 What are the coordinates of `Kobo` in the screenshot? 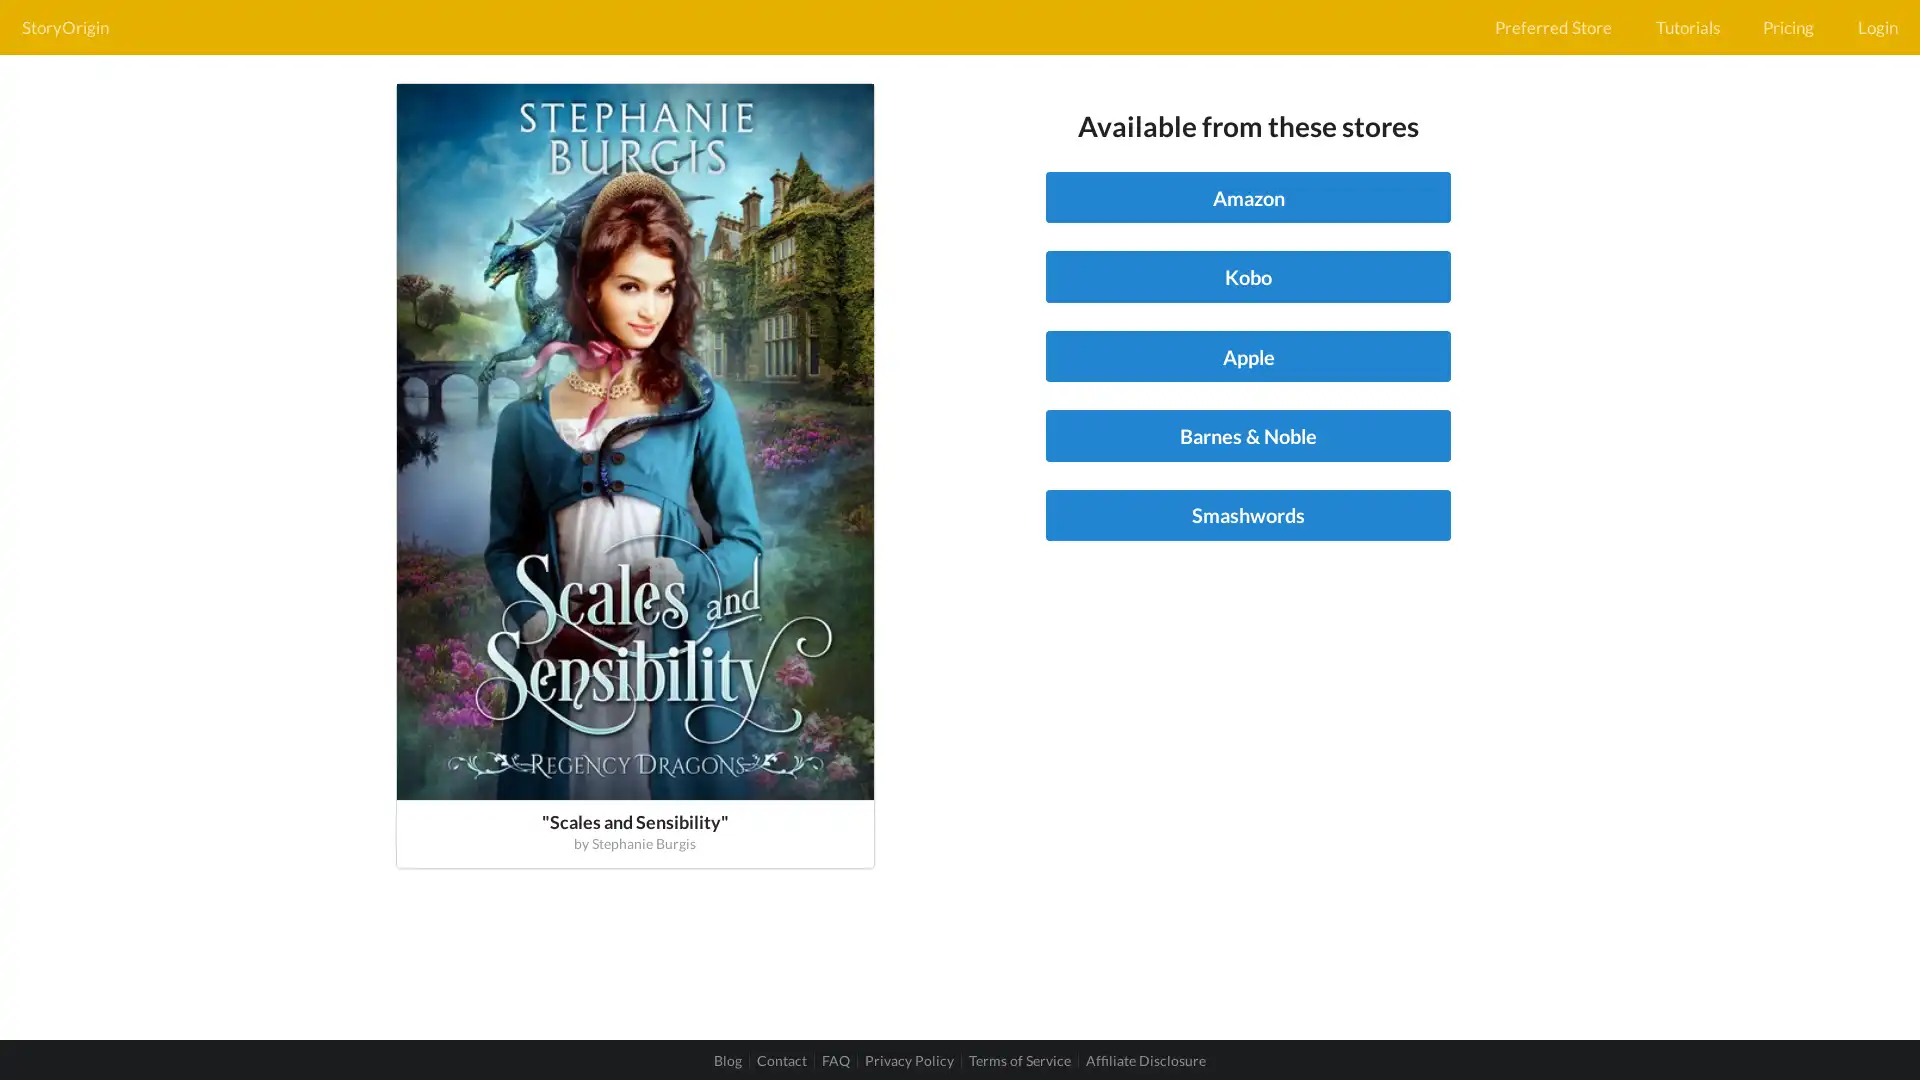 It's located at (1247, 276).